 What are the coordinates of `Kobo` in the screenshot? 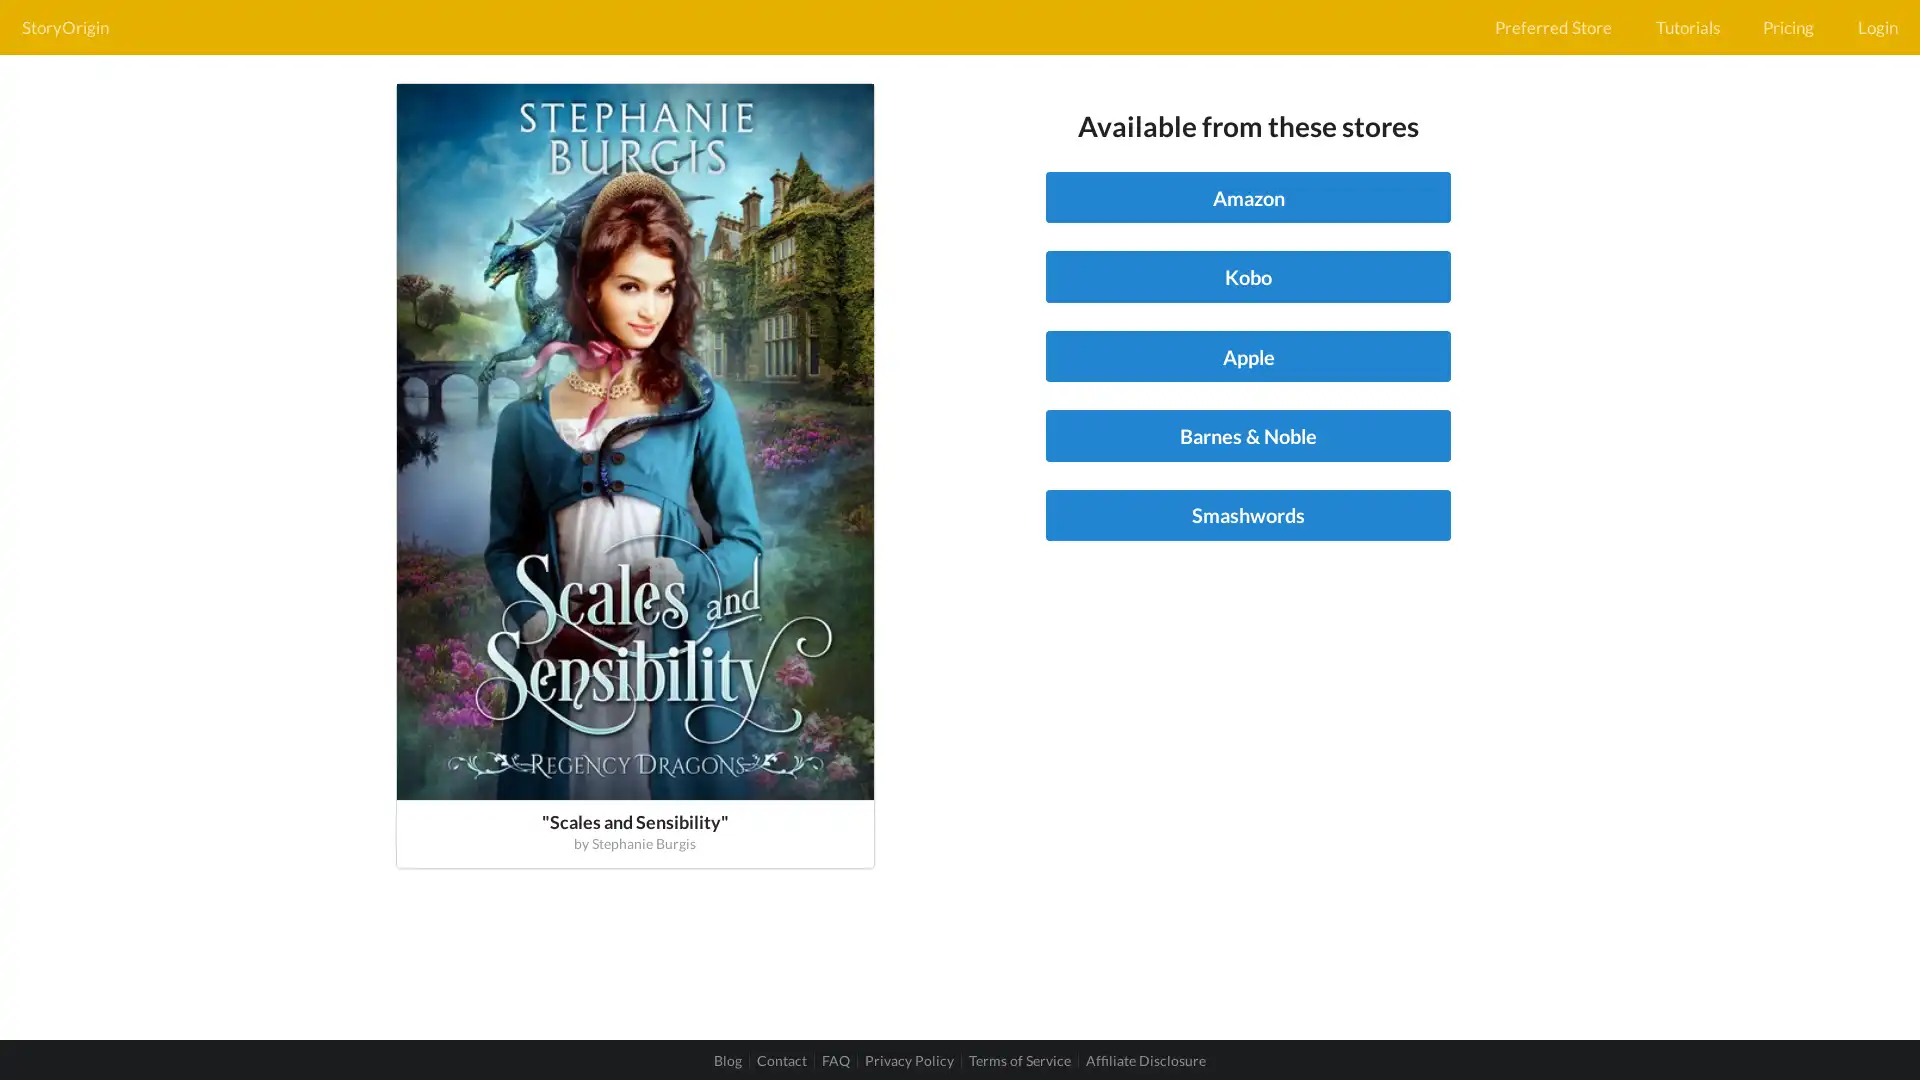 It's located at (1247, 276).